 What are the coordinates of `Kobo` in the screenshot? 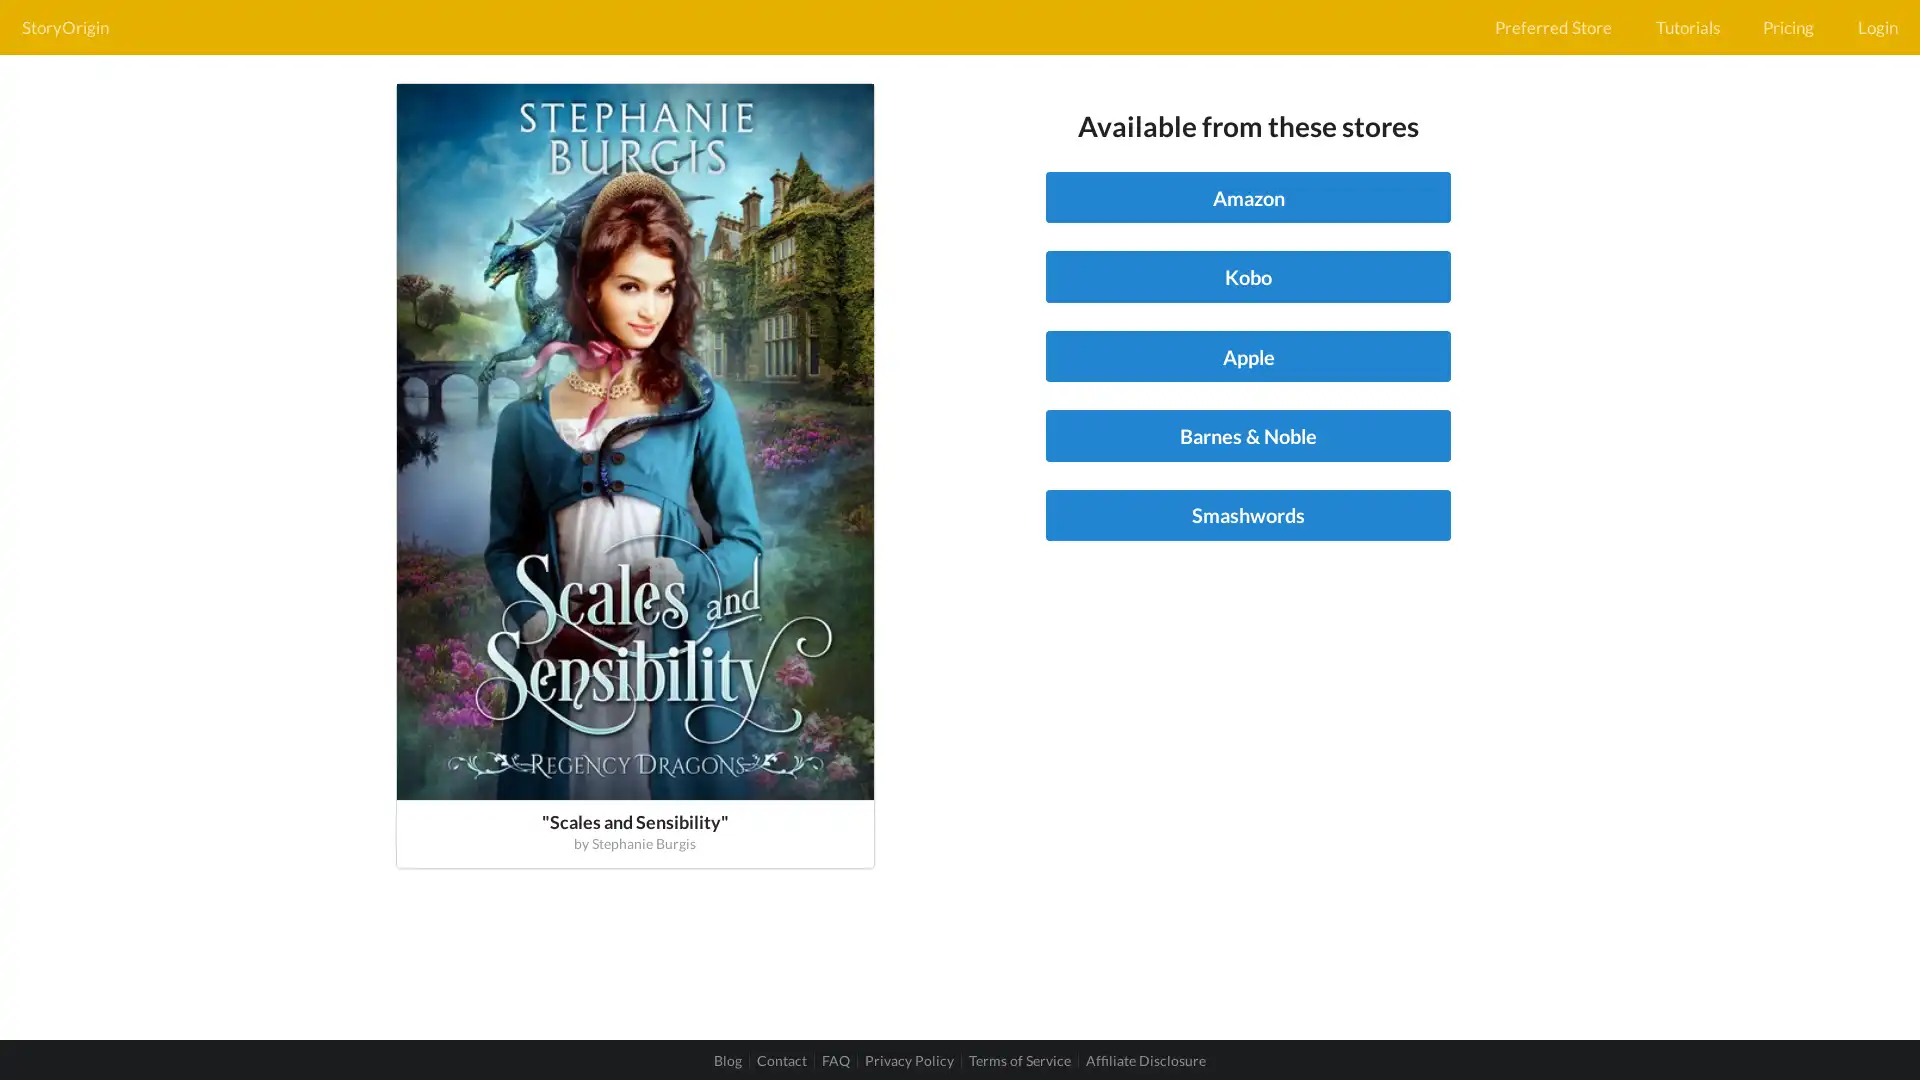 It's located at (1247, 276).